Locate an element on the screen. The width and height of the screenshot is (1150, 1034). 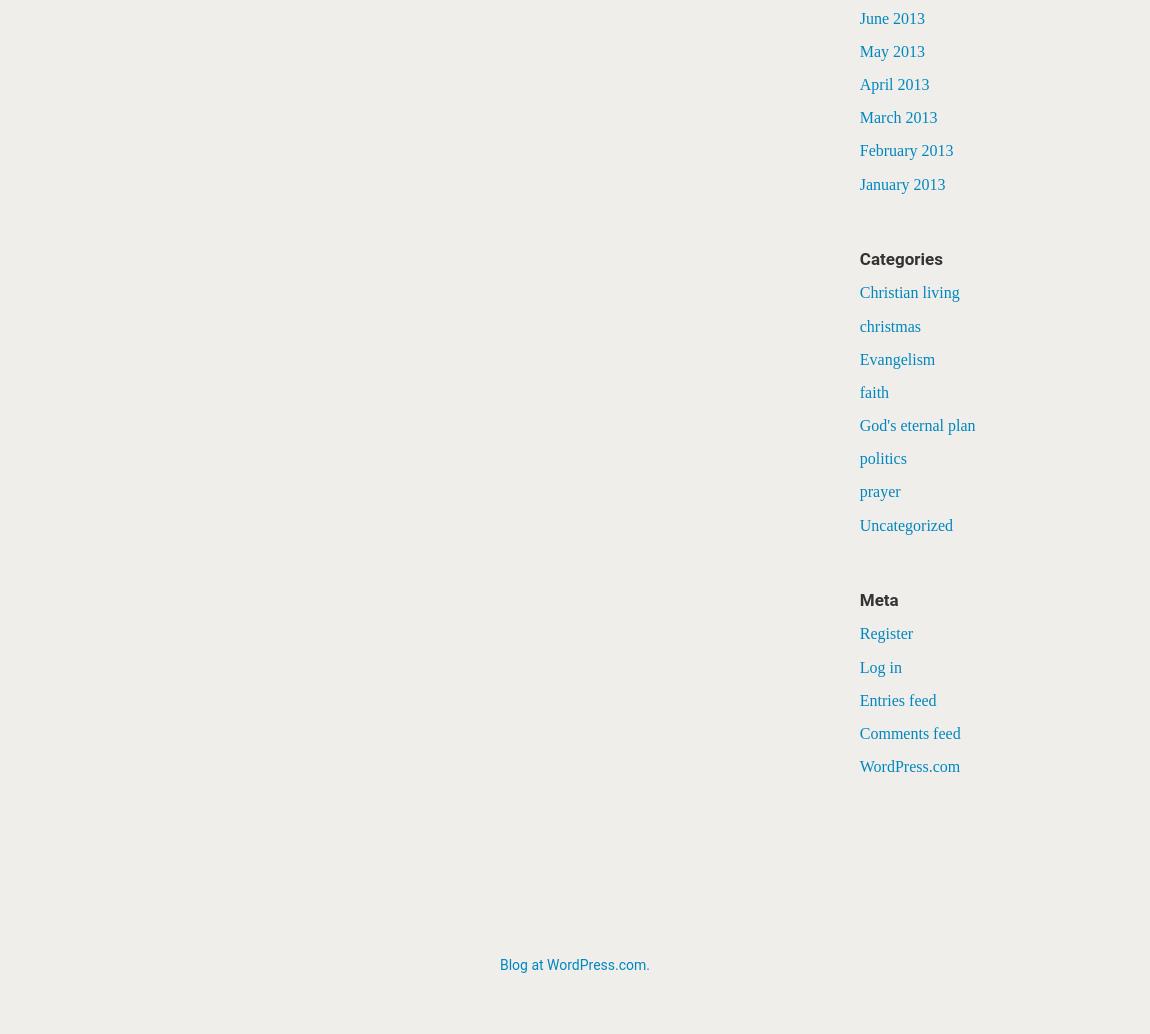
'WordPress.com' is located at coordinates (909, 766).